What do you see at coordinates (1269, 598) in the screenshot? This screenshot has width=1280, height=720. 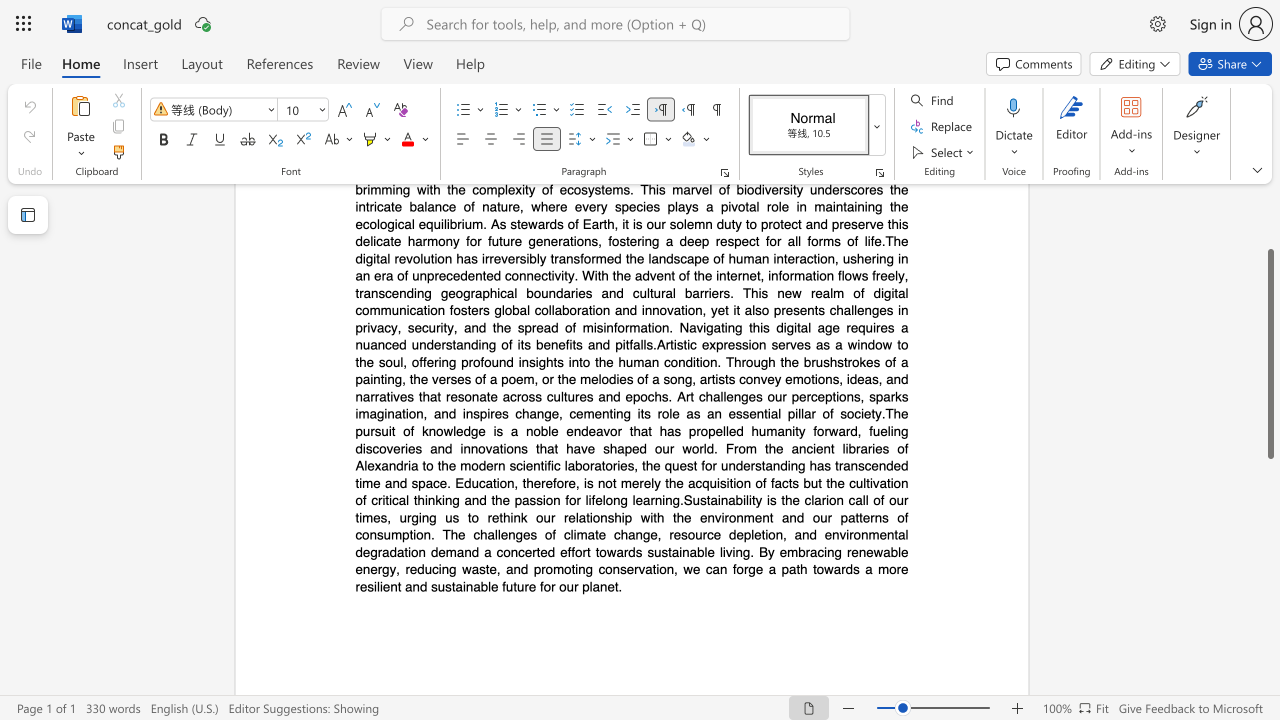 I see `the scrollbar on the side` at bounding box center [1269, 598].